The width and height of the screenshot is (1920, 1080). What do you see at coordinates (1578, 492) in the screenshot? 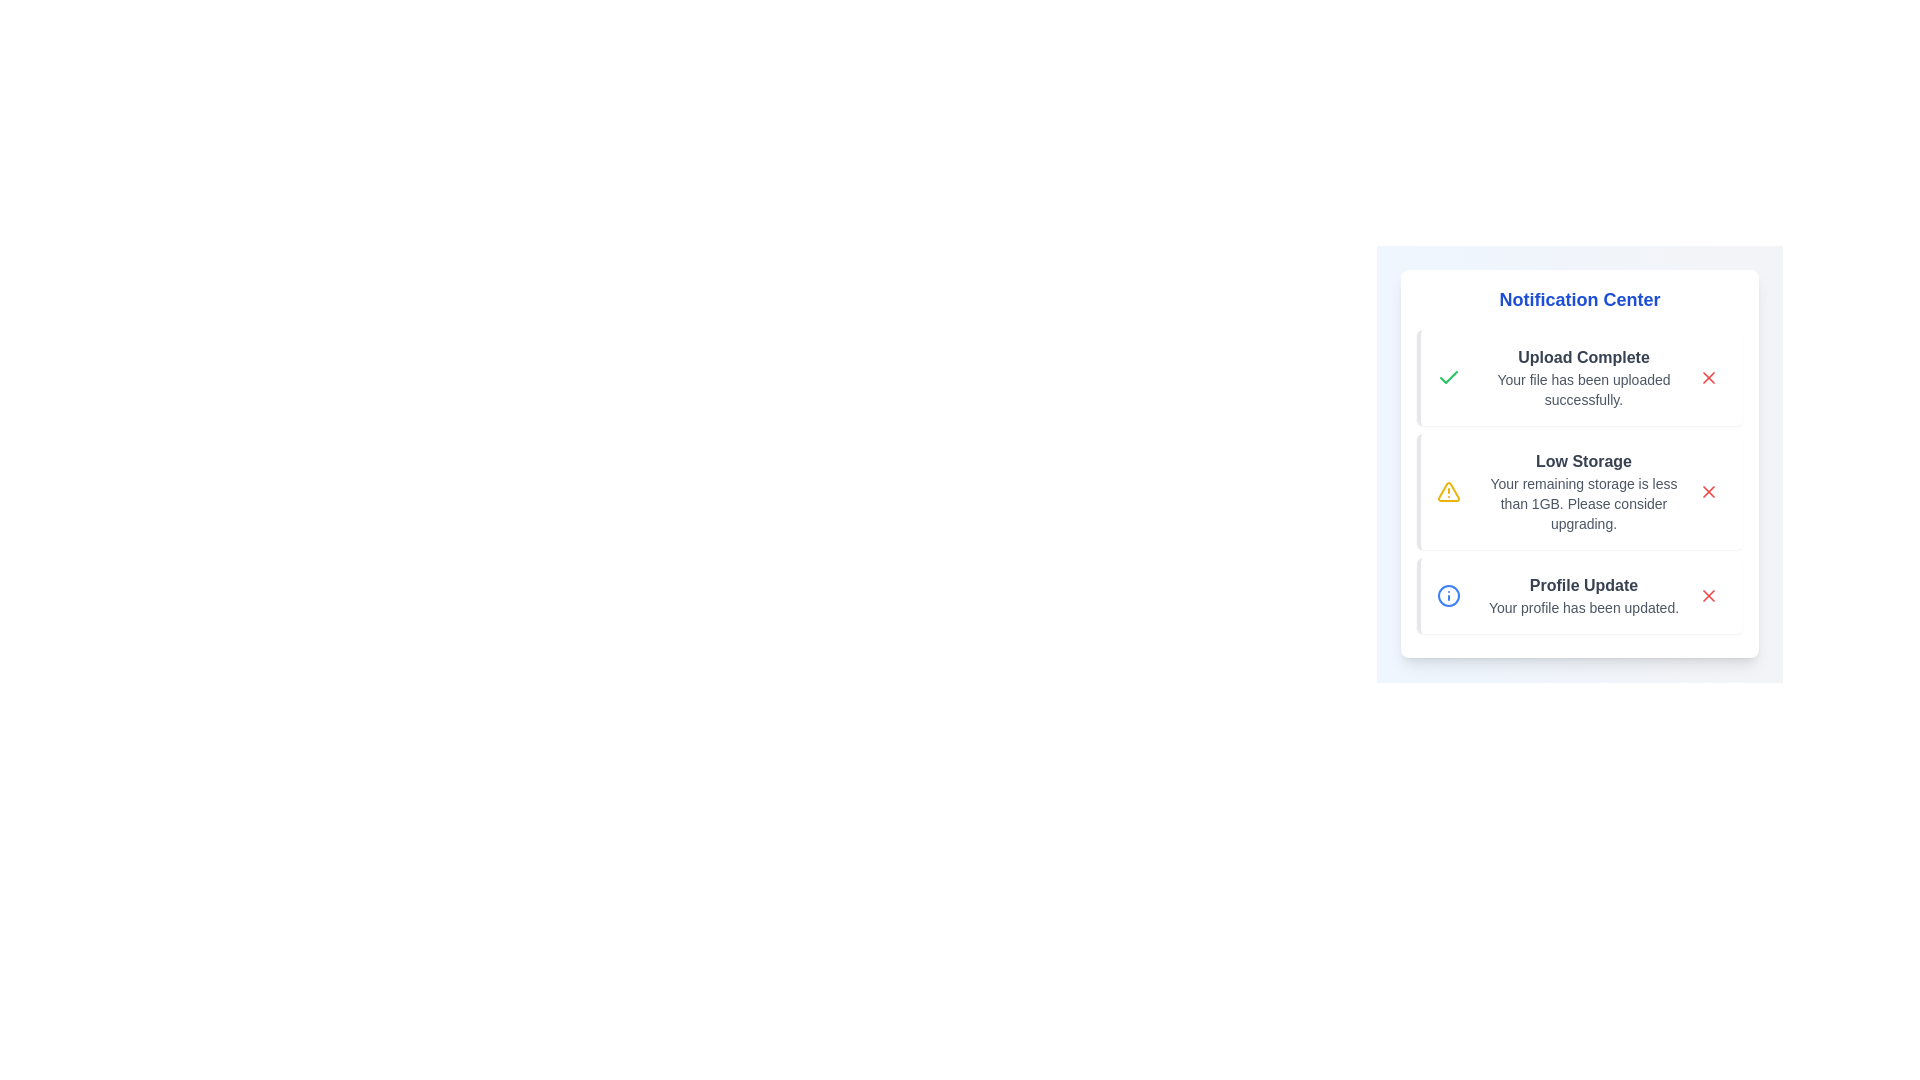
I see `the second notification card in the vertical list of the notification panel` at bounding box center [1578, 492].